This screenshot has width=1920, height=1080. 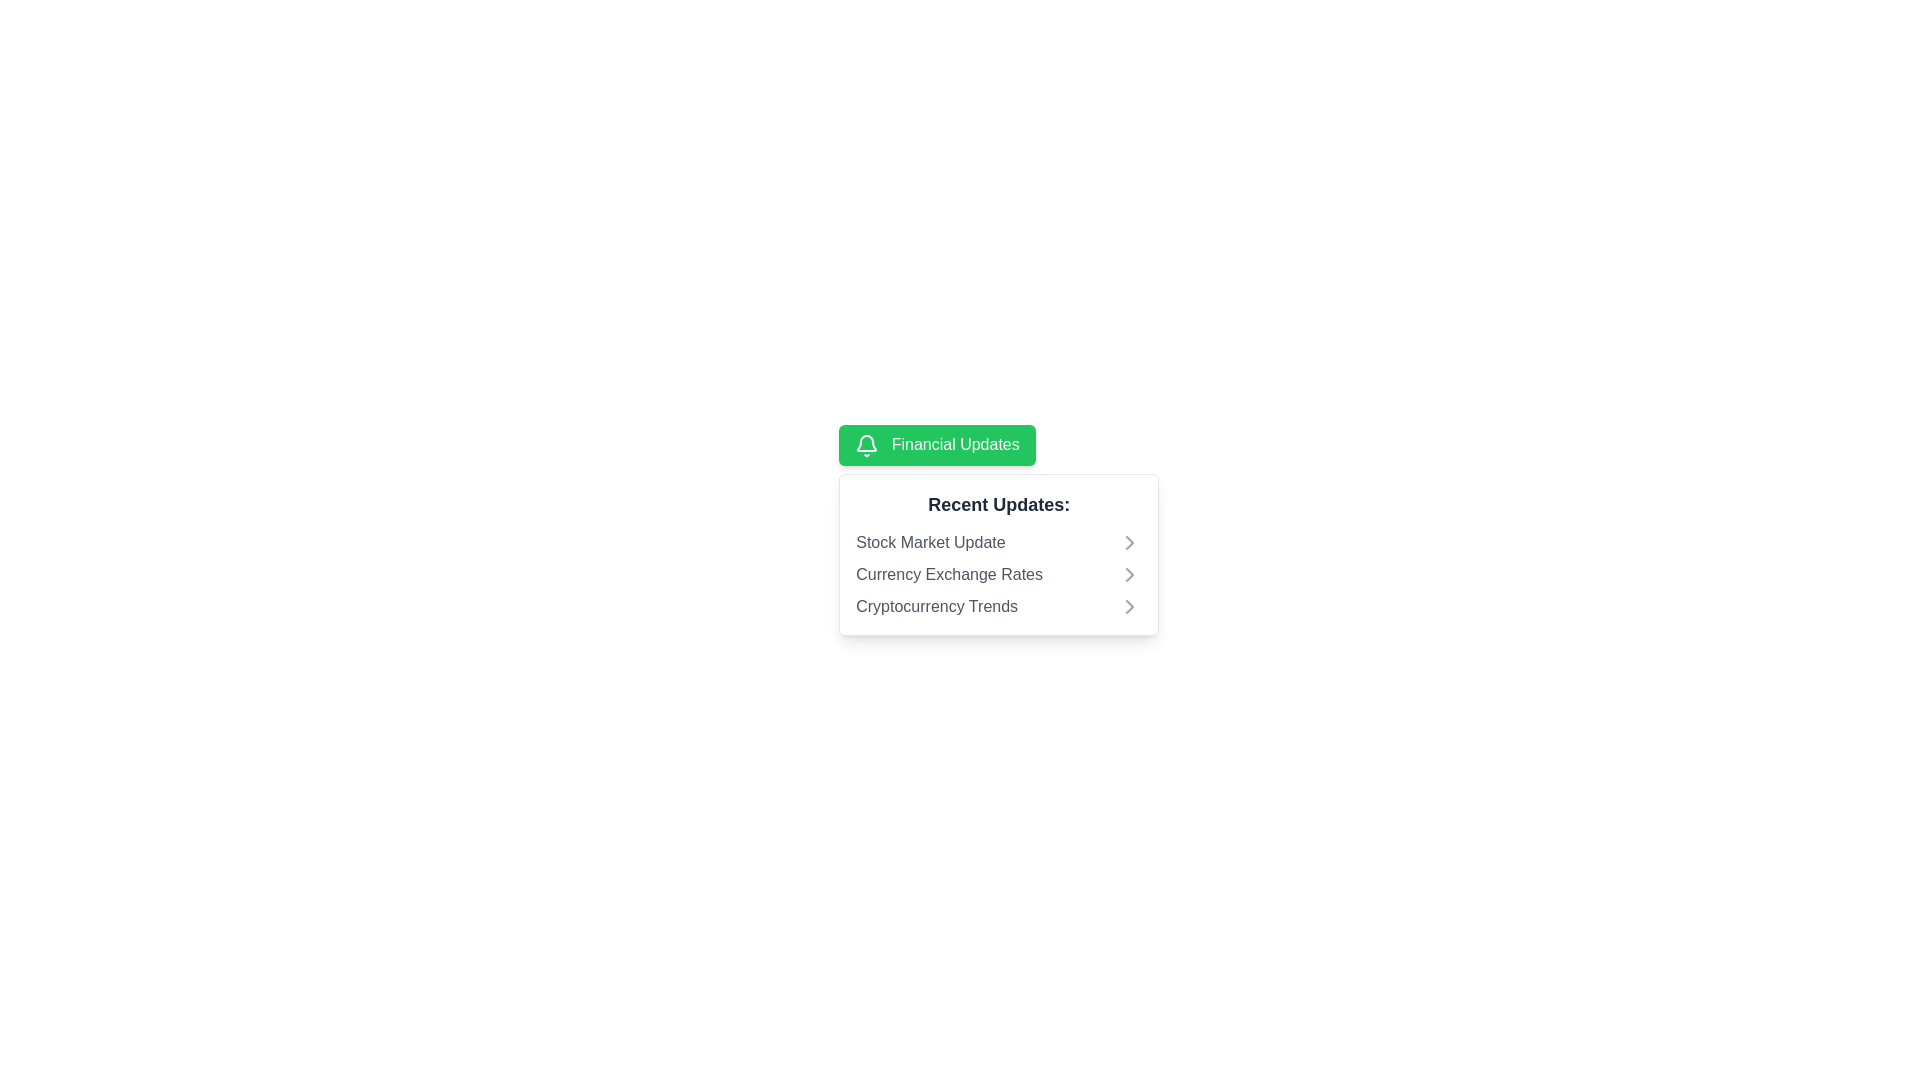 I want to click on the text label 'Currency Exchange Rates' in the dropdown menu to trigger a tooltip display or highlight effect, so click(x=948, y=574).